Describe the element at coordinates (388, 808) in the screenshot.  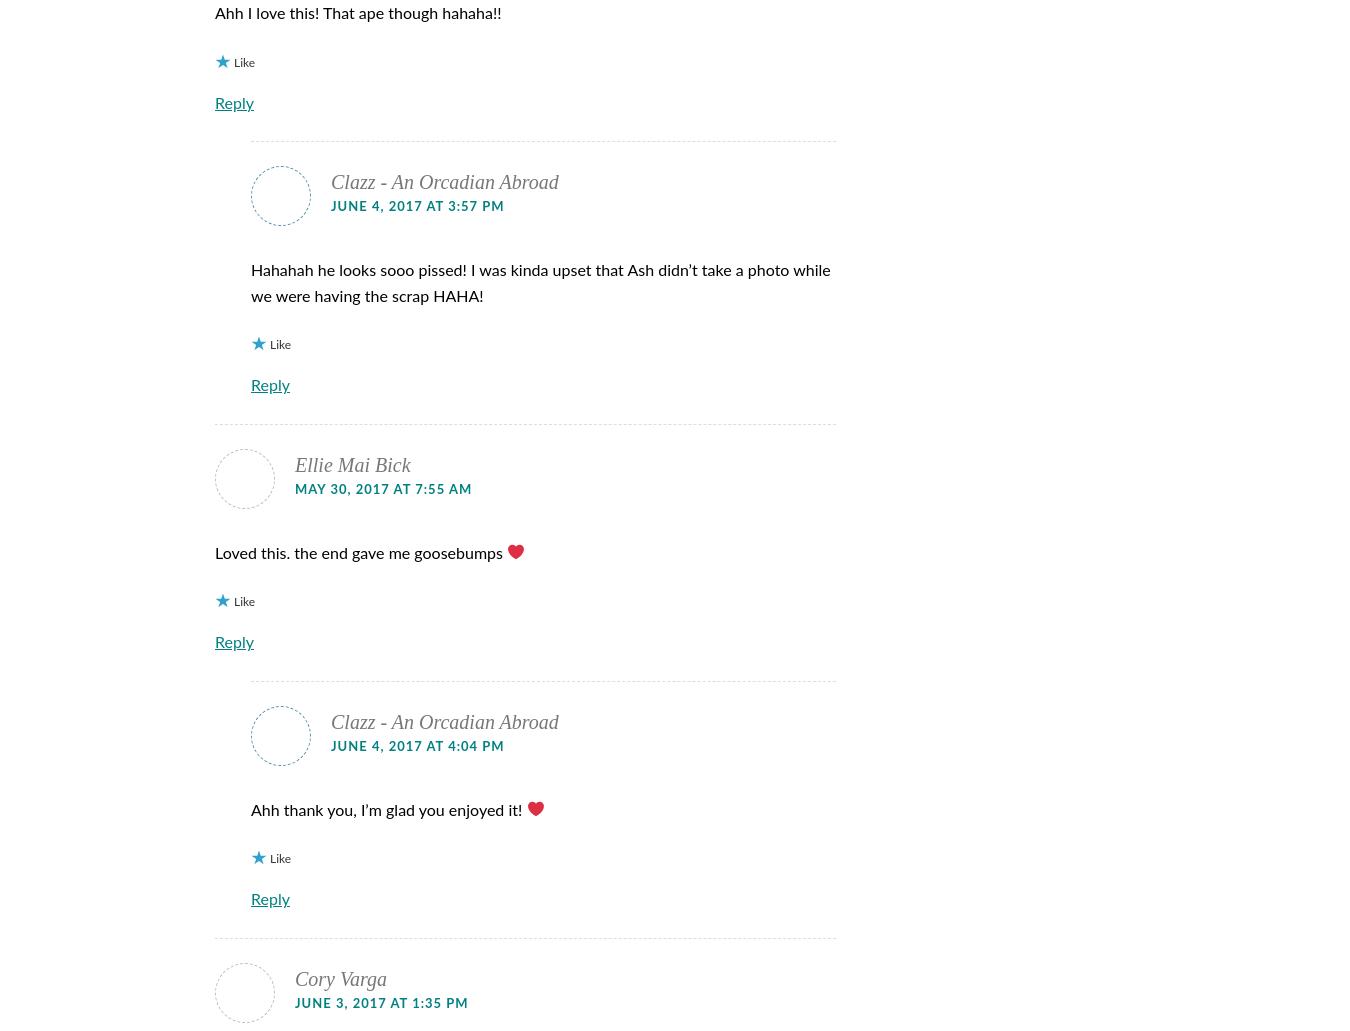
I see `'Ahh thank you, I’m glad you enjoyed it!'` at that location.